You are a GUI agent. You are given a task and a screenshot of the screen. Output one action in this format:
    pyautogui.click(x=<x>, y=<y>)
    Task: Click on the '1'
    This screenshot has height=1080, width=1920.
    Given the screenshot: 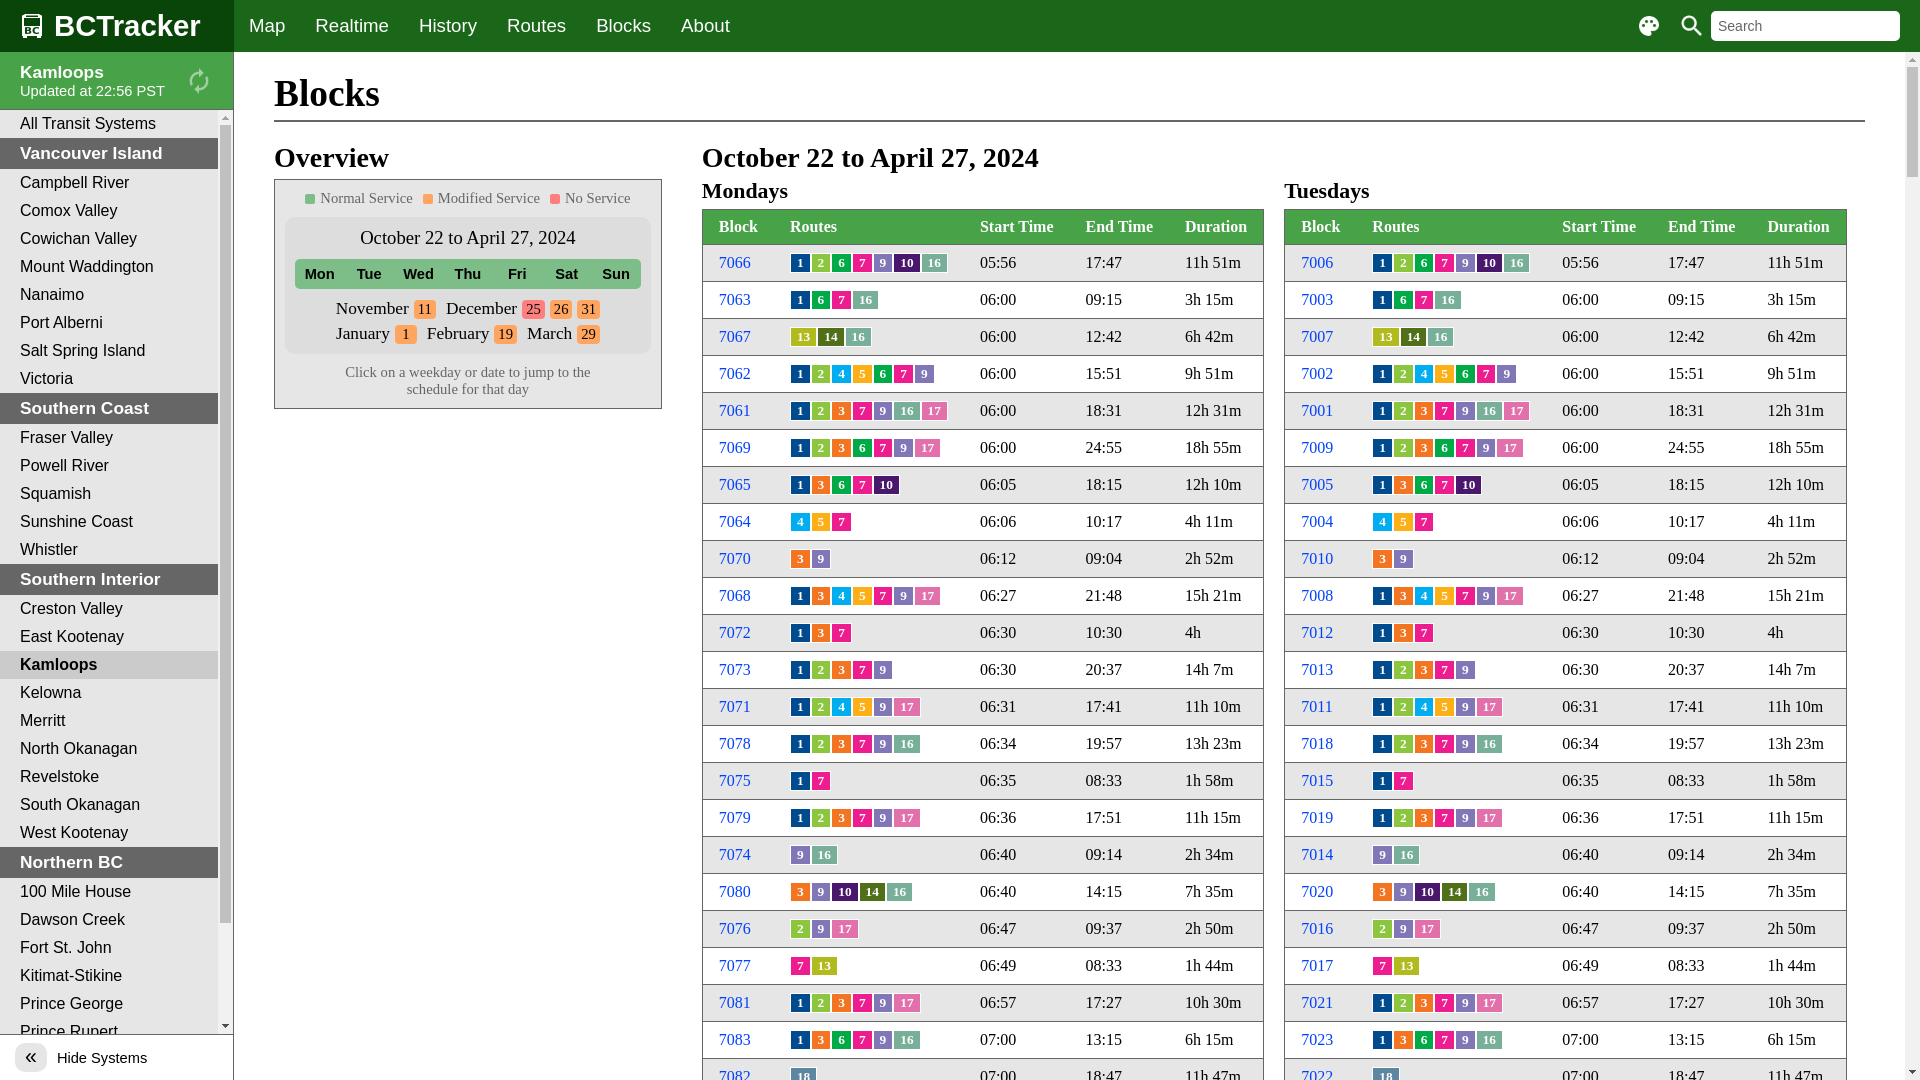 What is the action you would take?
    pyautogui.click(x=789, y=632)
    